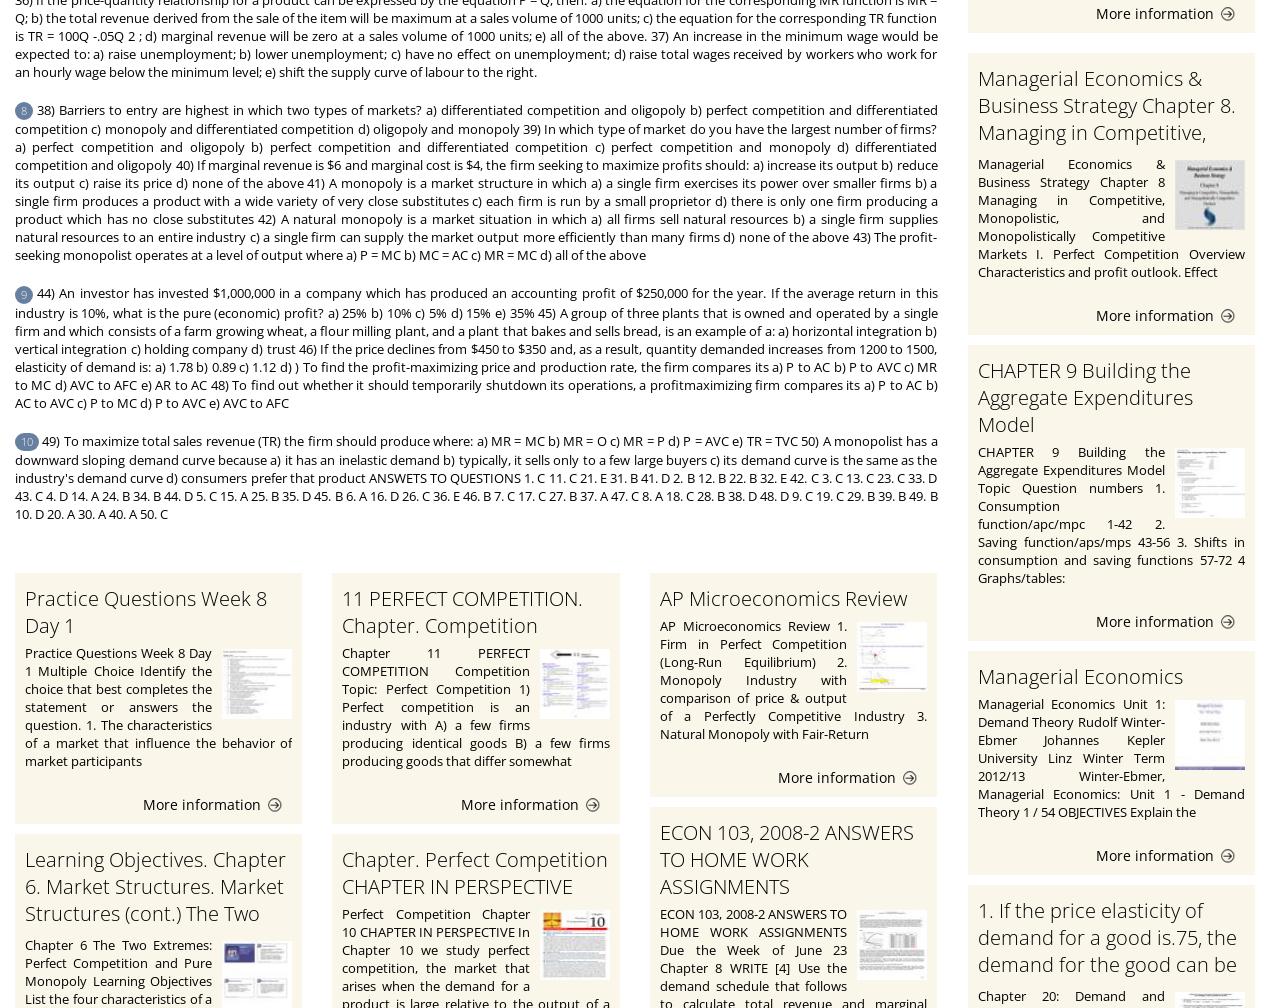  What do you see at coordinates (1106, 144) in the screenshot?
I see `'Managerial Economics & Business Strategy Chapter 8. Managing in Competitive, Monopolistic, and Monopolistically Competitive Markets'` at bounding box center [1106, 144].